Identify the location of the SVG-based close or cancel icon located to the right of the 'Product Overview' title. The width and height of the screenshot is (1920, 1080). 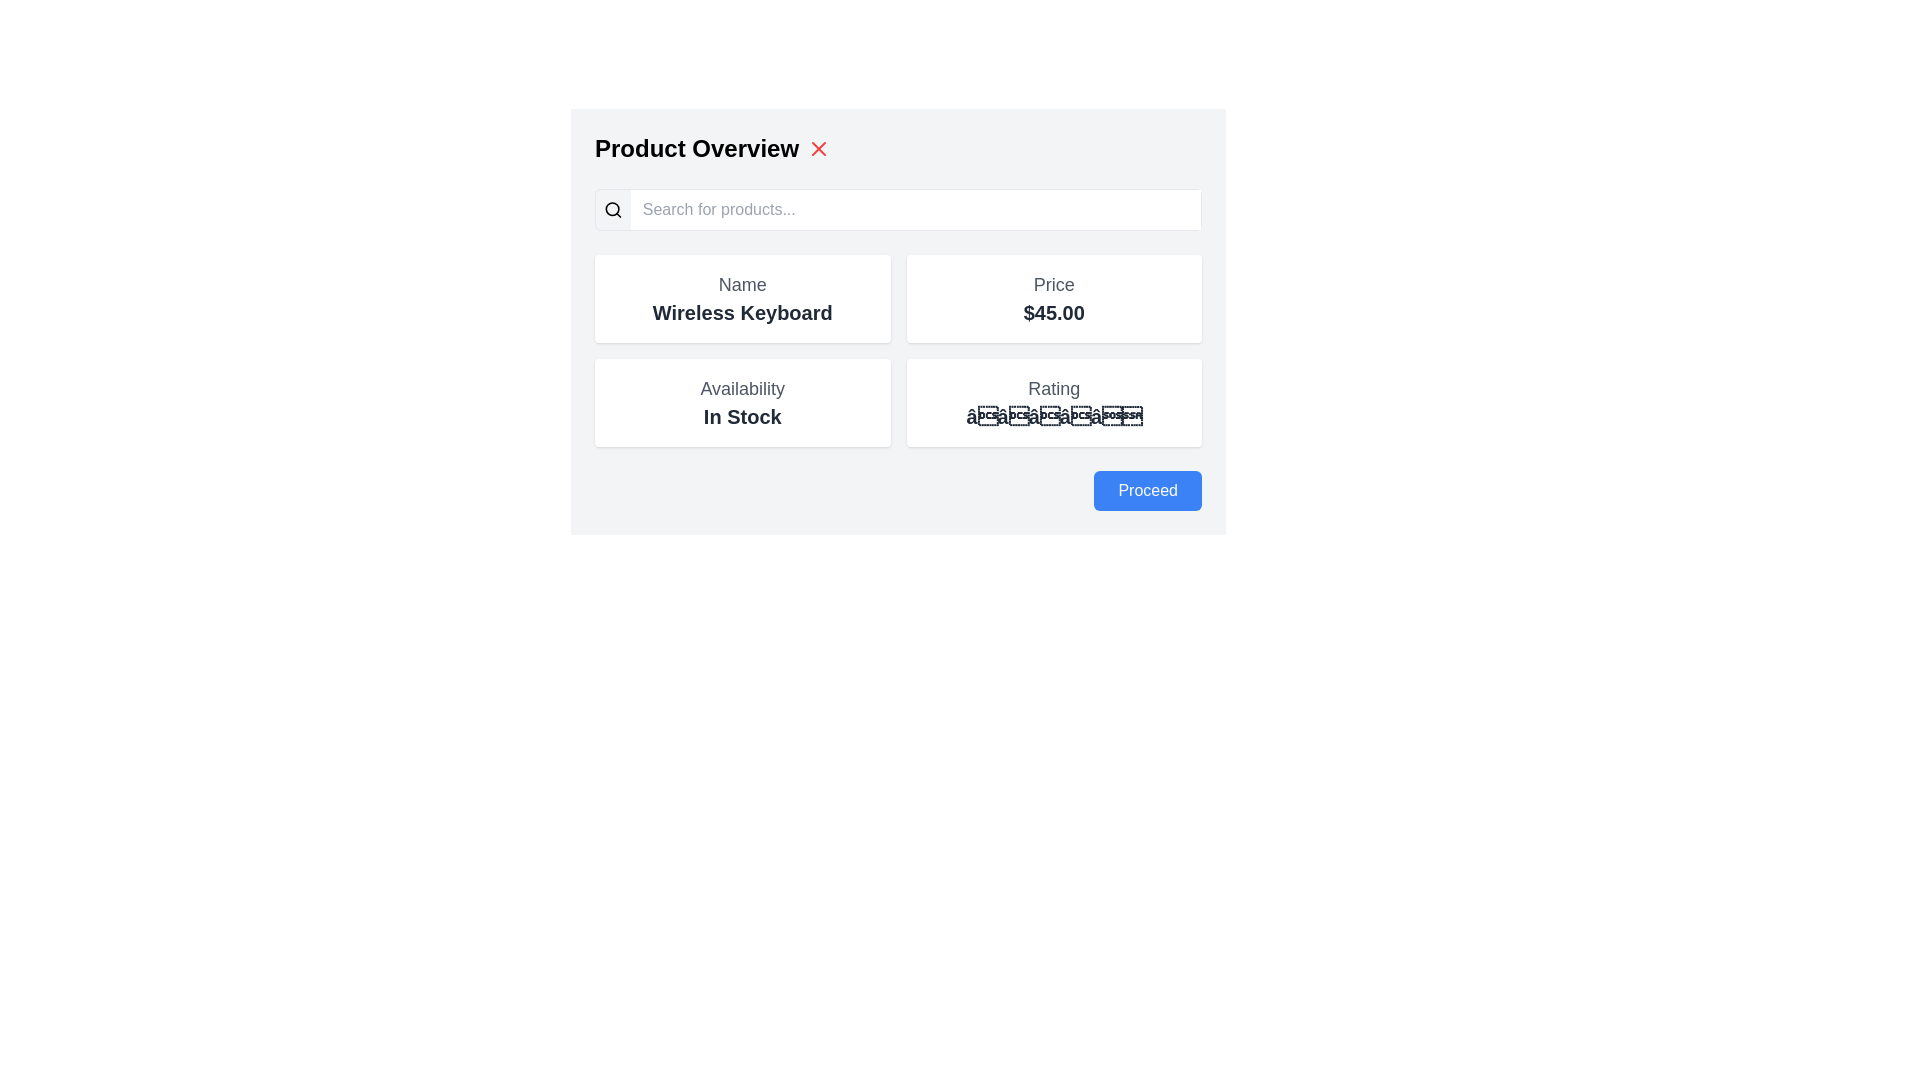
(819, 148).